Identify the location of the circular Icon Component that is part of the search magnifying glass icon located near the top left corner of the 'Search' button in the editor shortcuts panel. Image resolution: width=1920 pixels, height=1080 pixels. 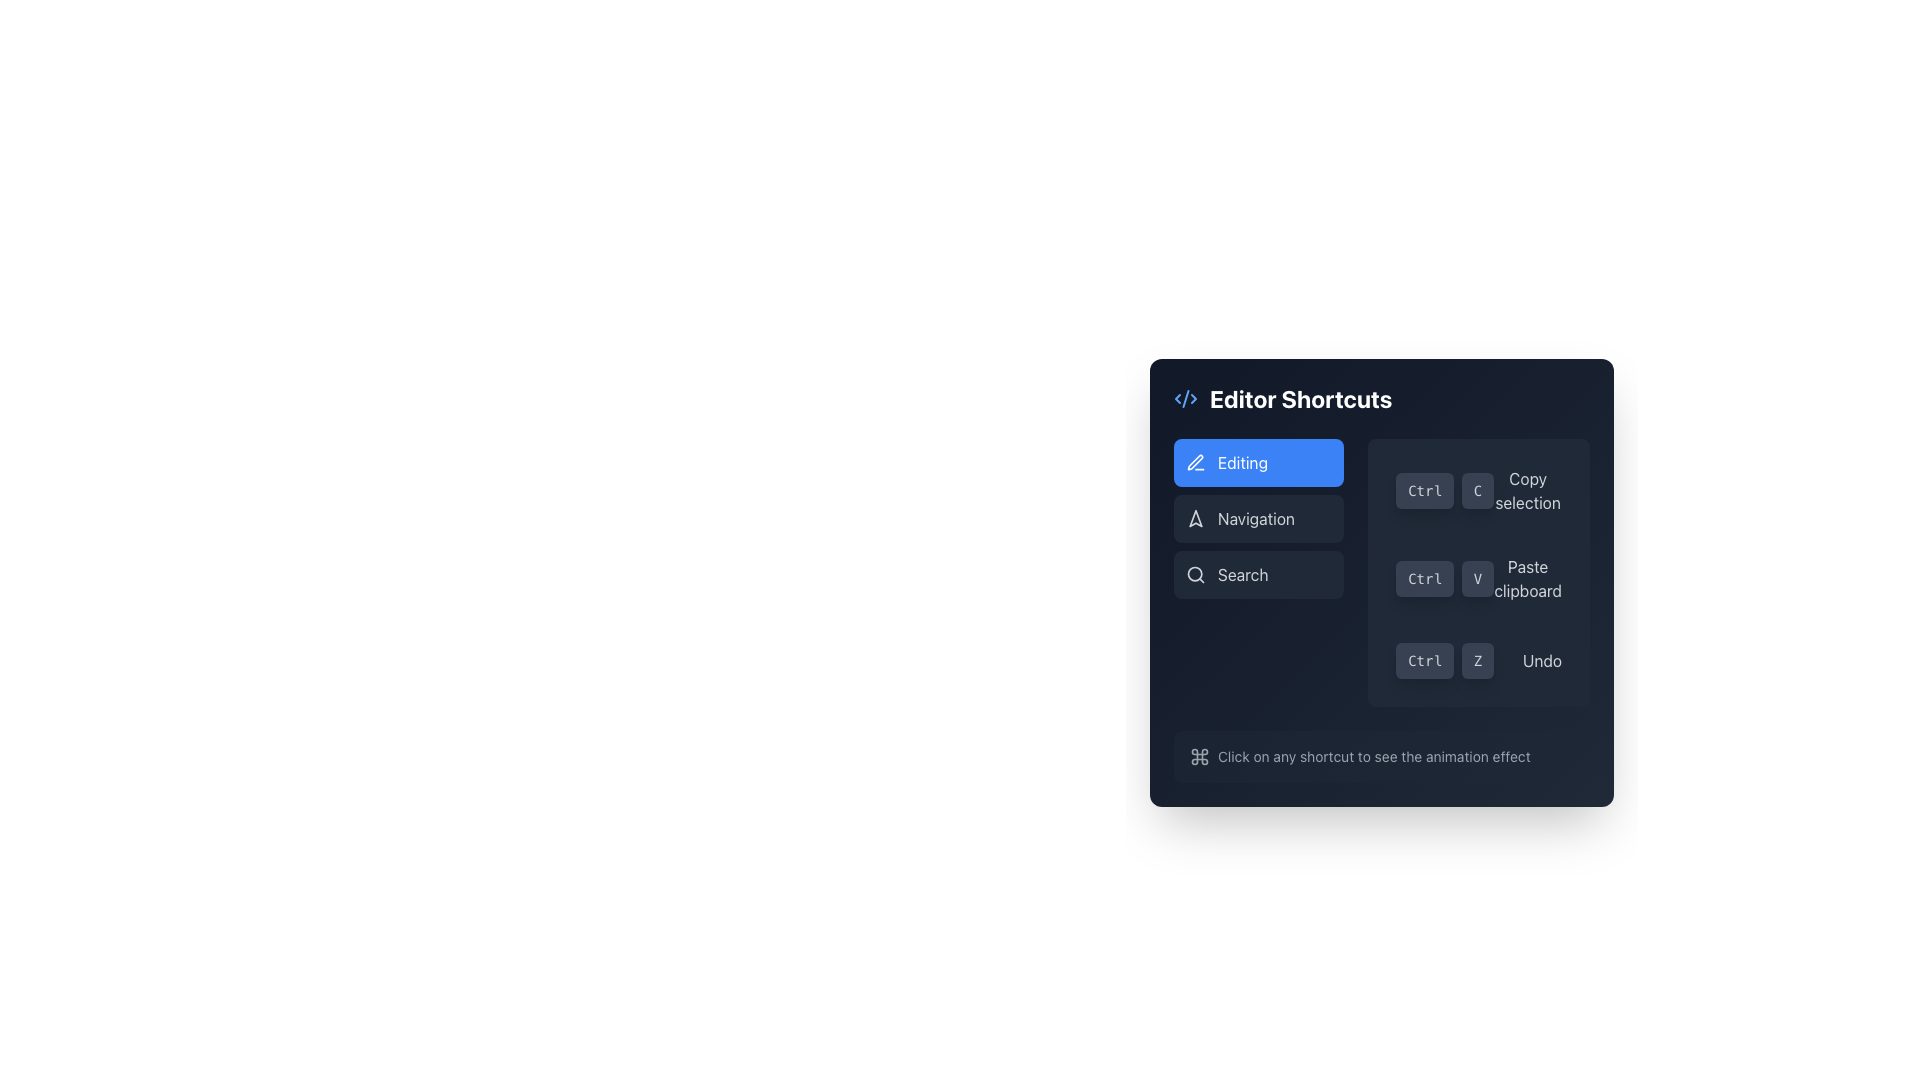
(1195, 574).